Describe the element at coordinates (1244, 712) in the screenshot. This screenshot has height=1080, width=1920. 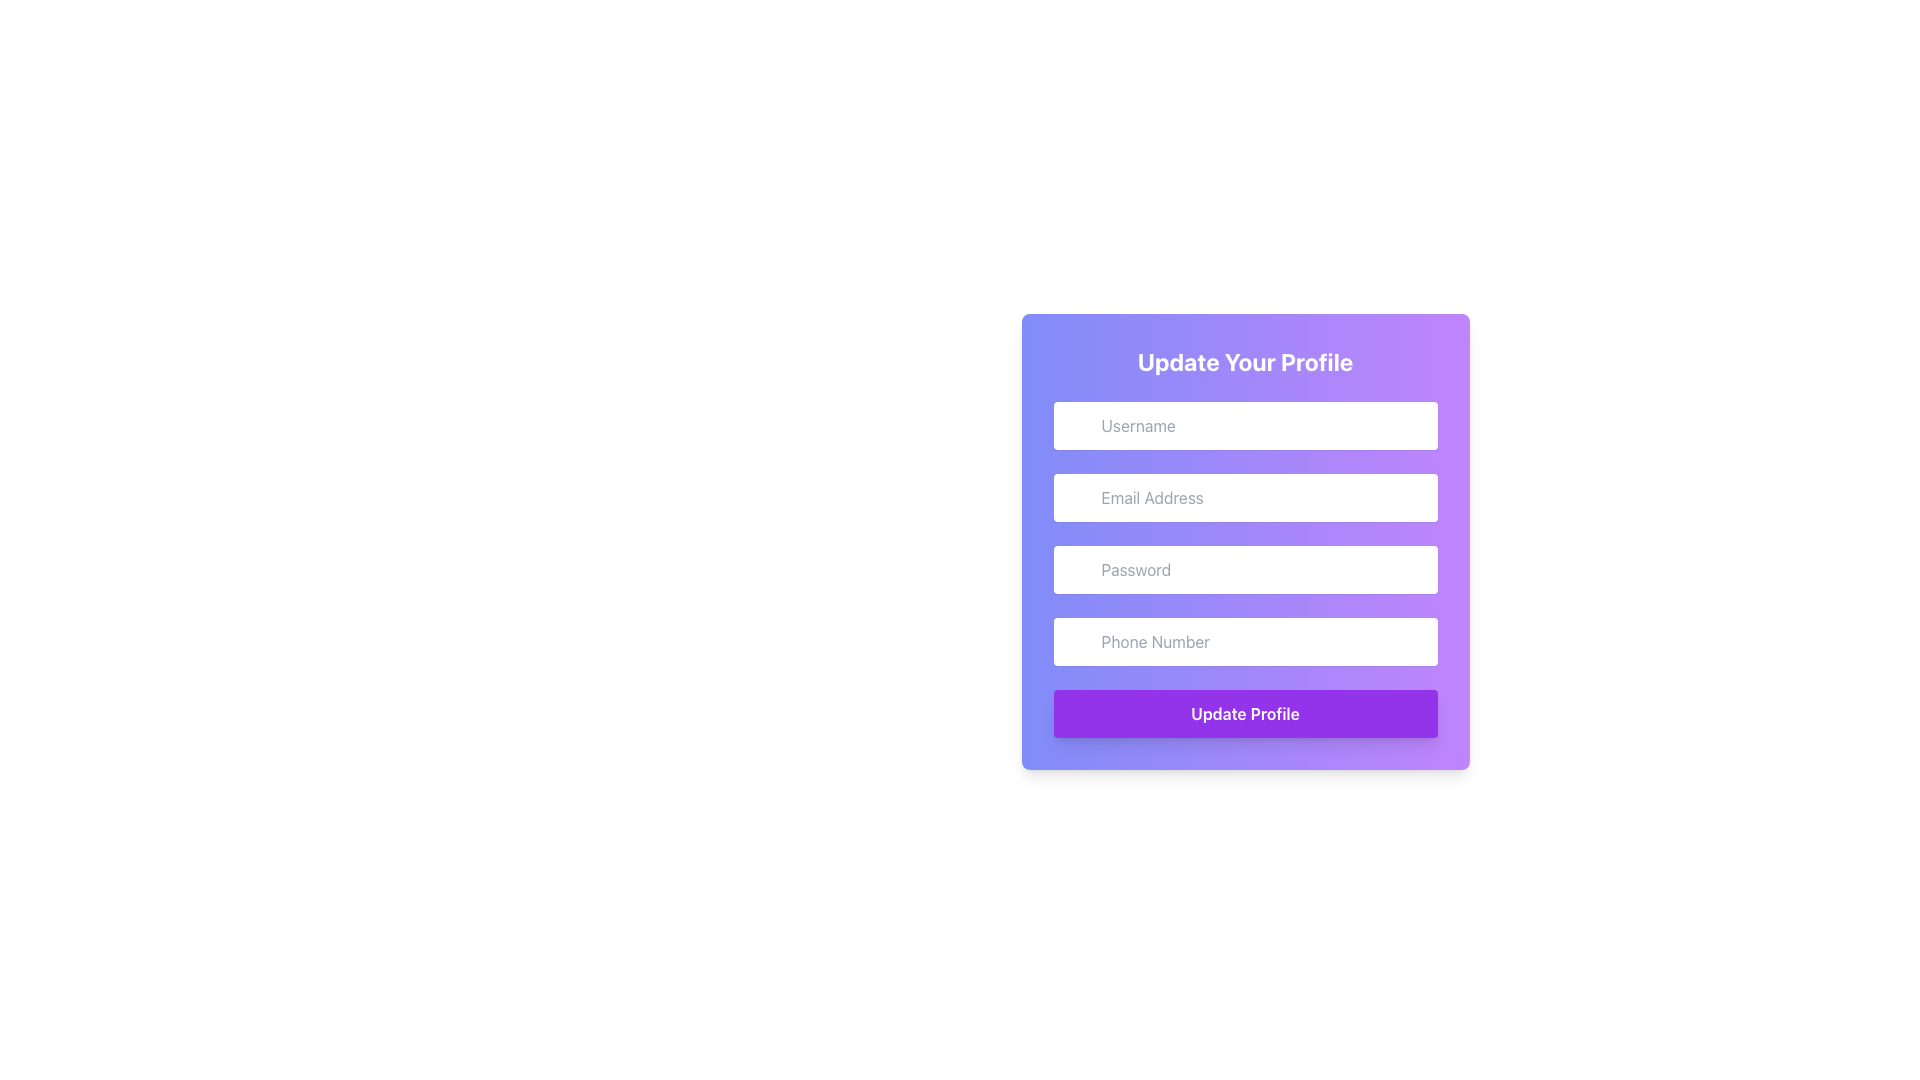
I see `the 'Update Profile' button, which is a horizontally elongated rectangular button with white text on a purple background, located below the 'Phone Number' form field` at that location.